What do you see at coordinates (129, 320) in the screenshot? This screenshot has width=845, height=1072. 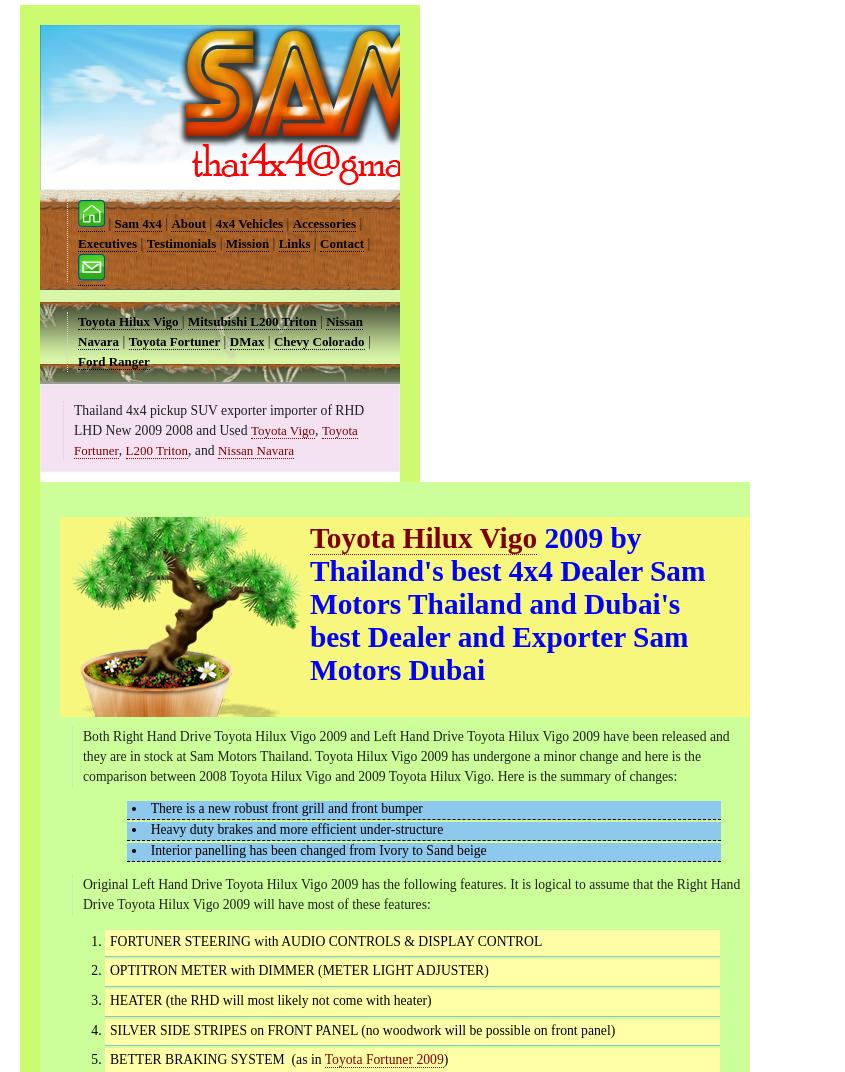 I see `'Toyota Hilux Vigo'` at bounding box center [129, 320].